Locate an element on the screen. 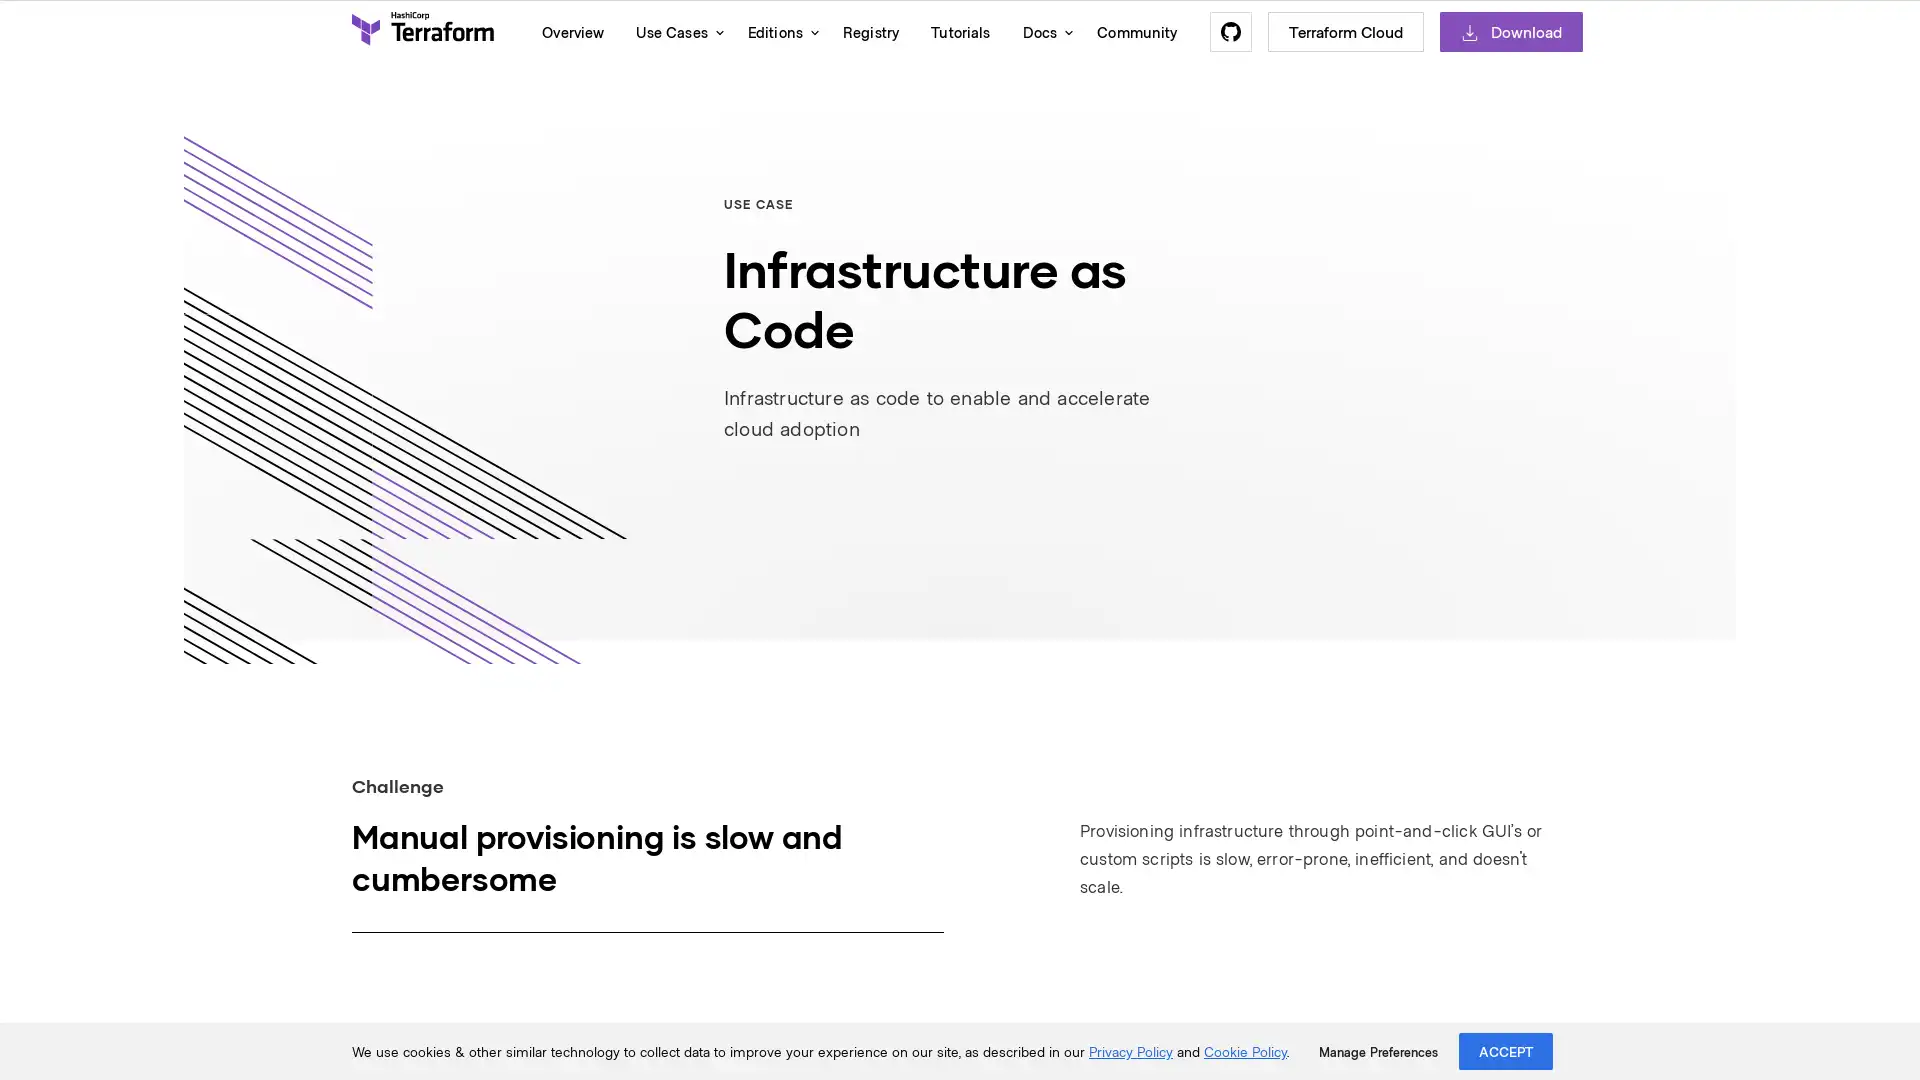  Manage Preferences is located at coordinates (1377, 1051).